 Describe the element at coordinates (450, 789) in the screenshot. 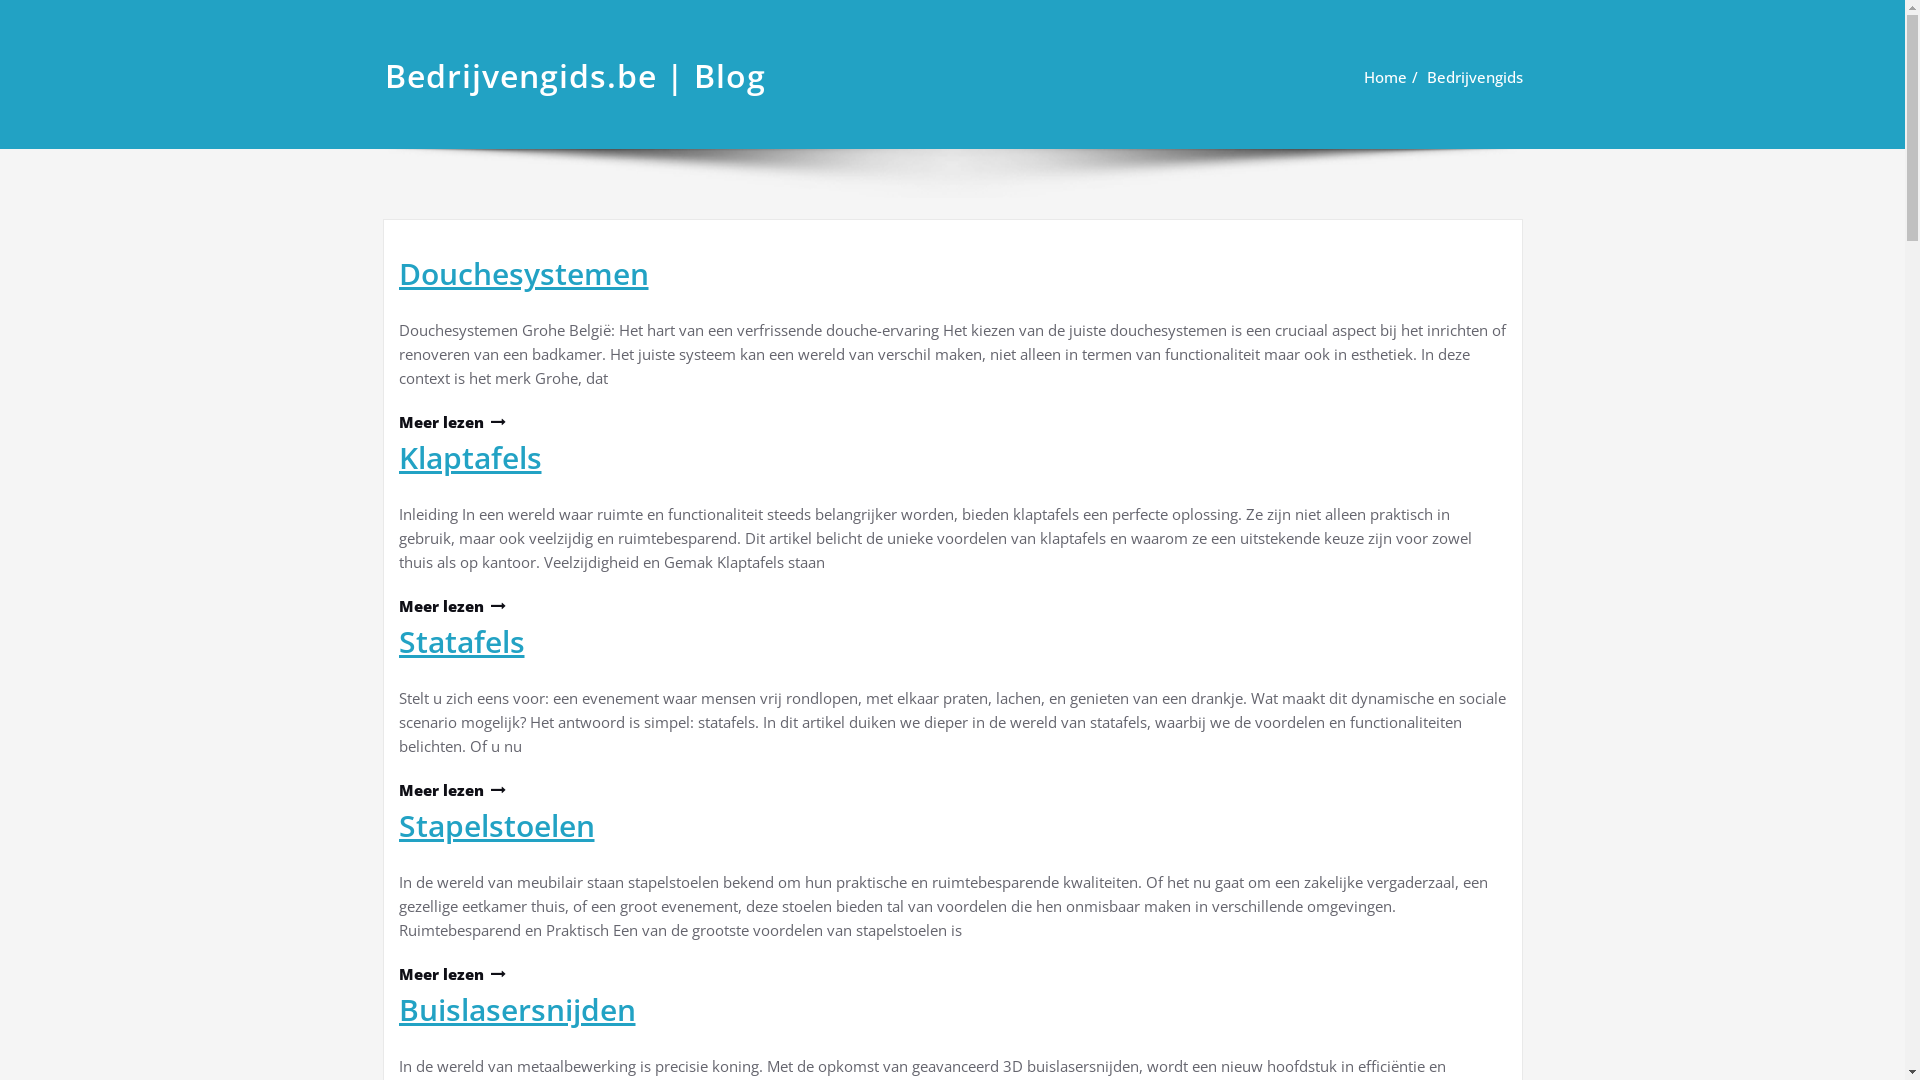

I see `'Meer lezen'` at that location.